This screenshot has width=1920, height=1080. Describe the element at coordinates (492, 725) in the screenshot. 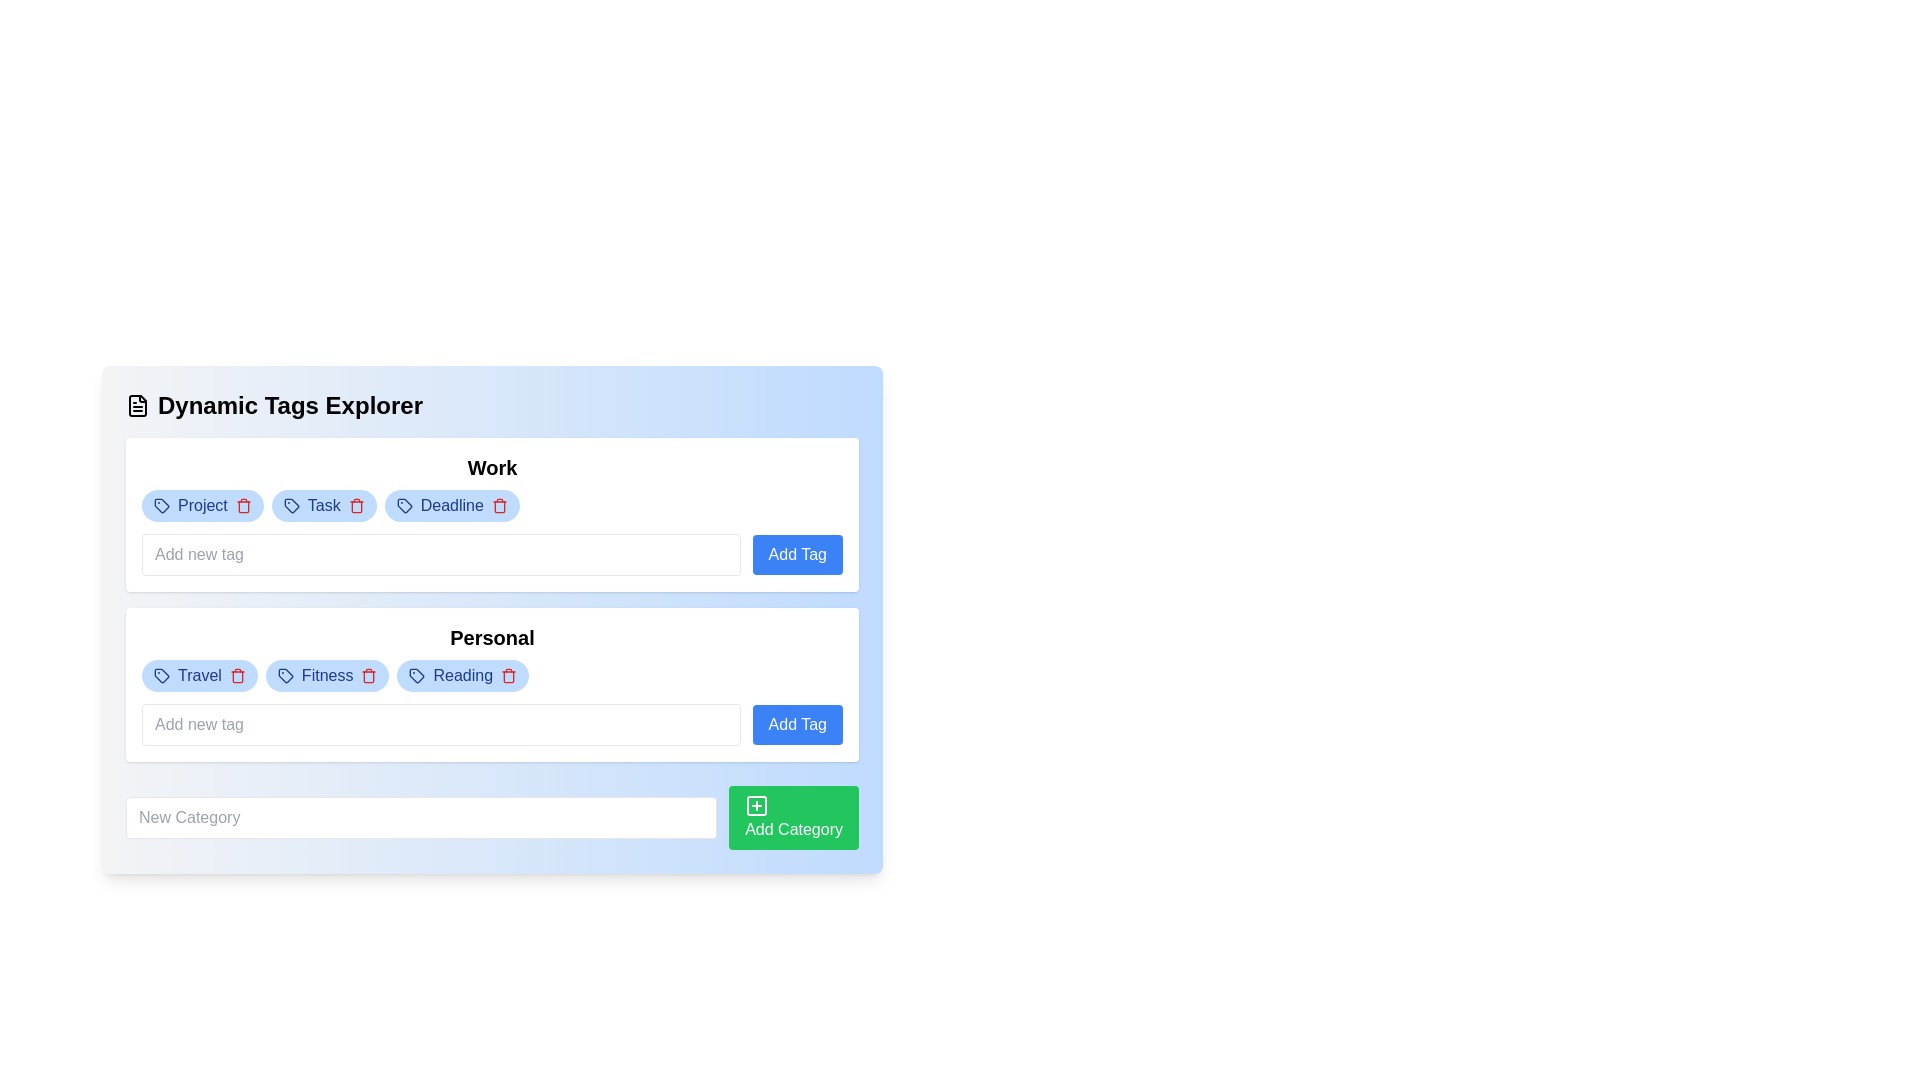

I see `the input field in the 'Personal' category to type a new tag` at that location.